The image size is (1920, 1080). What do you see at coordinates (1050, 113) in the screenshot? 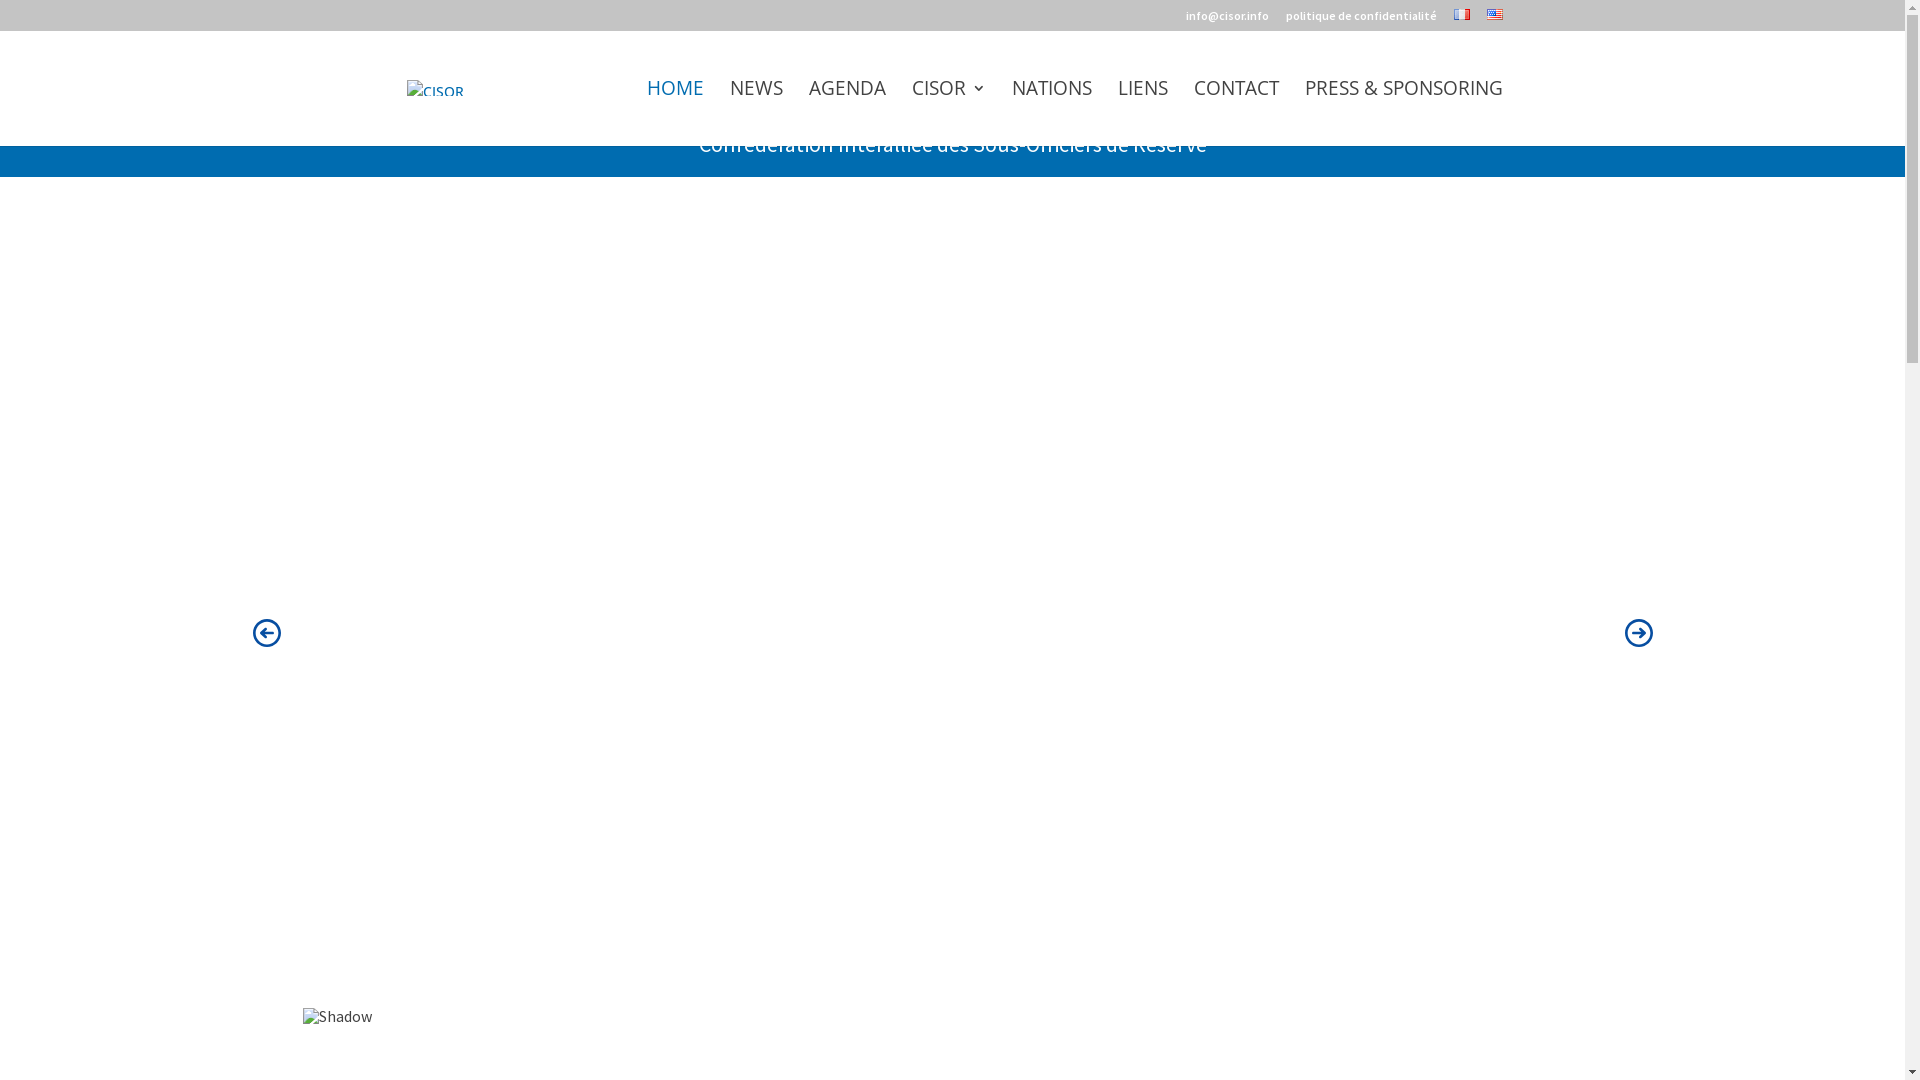
I see `'NATIONS'` at bounding box center [1050, 113].